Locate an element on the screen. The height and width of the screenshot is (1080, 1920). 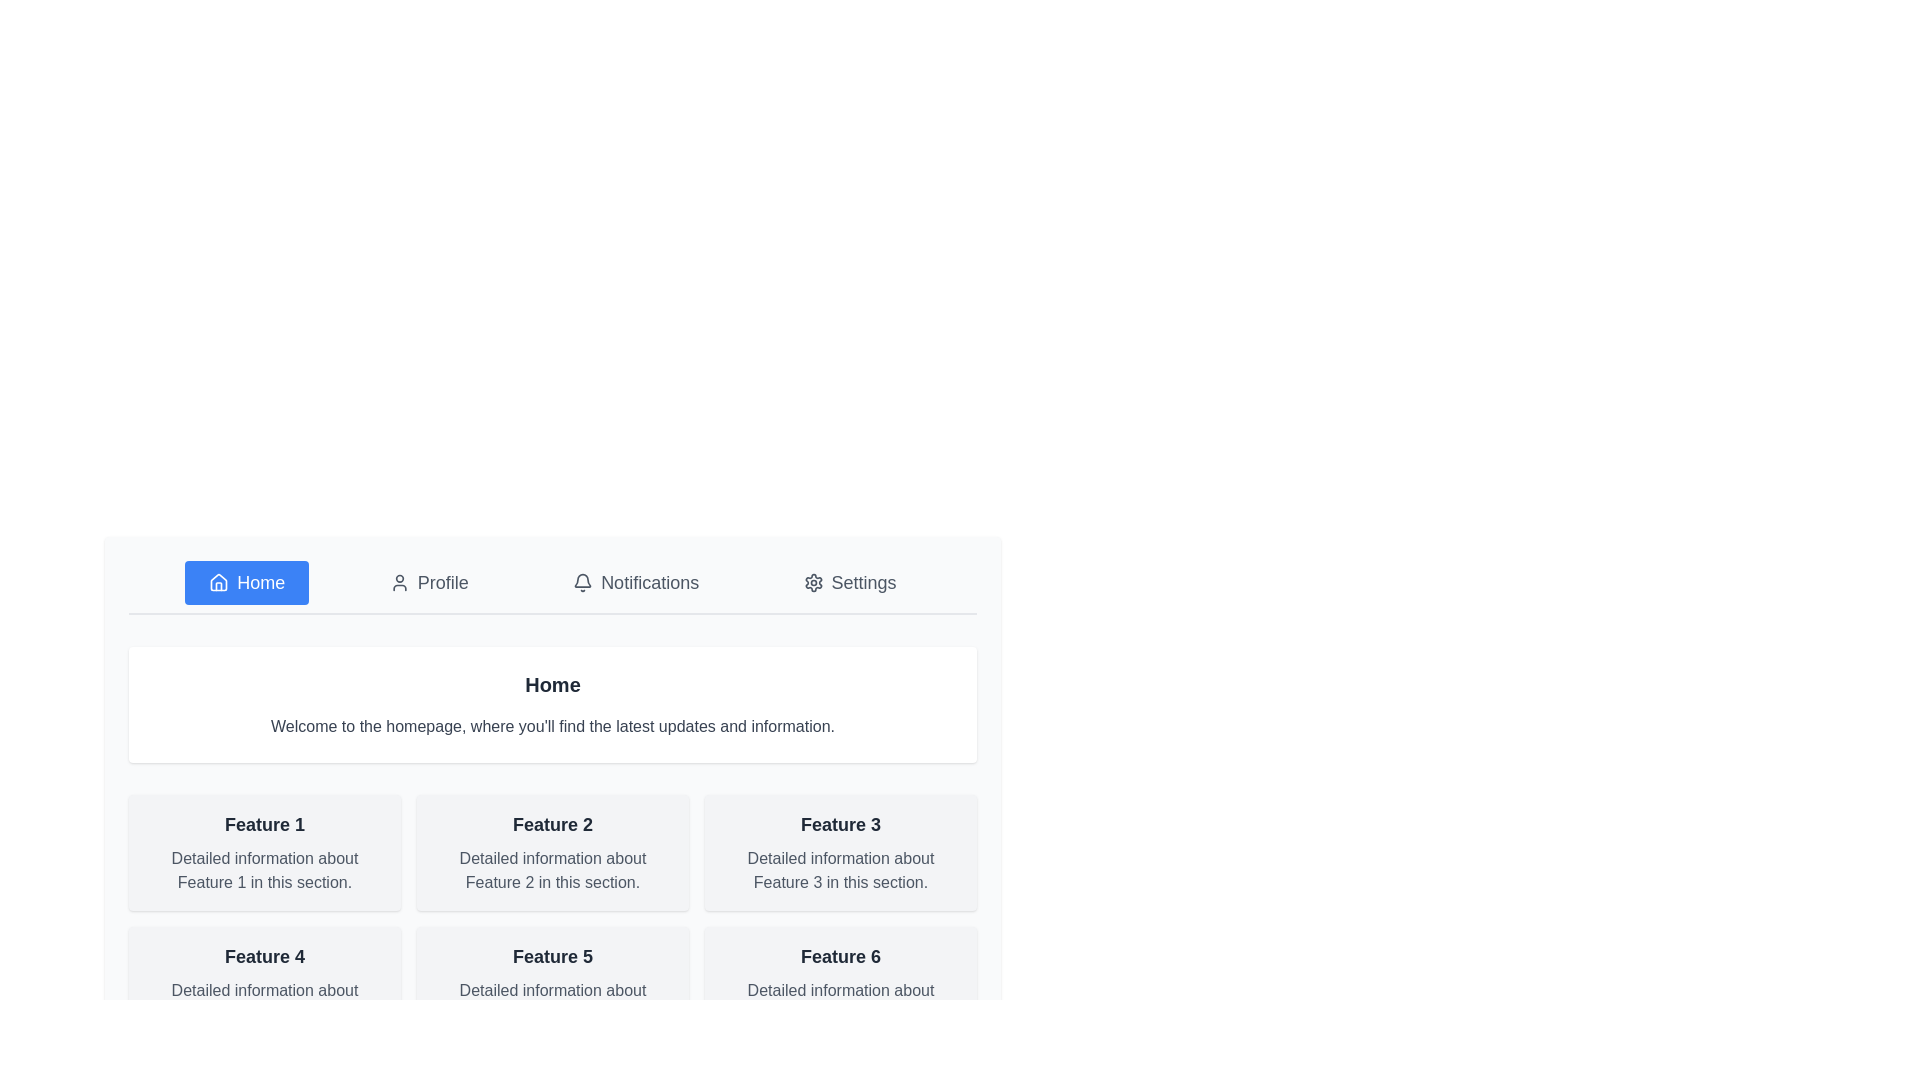
the descriptive text label located below the heading 'Feature 2' in the second column of the grid layout, which provides additional information about 'Feature 2' is located at coordinates (552, 870).